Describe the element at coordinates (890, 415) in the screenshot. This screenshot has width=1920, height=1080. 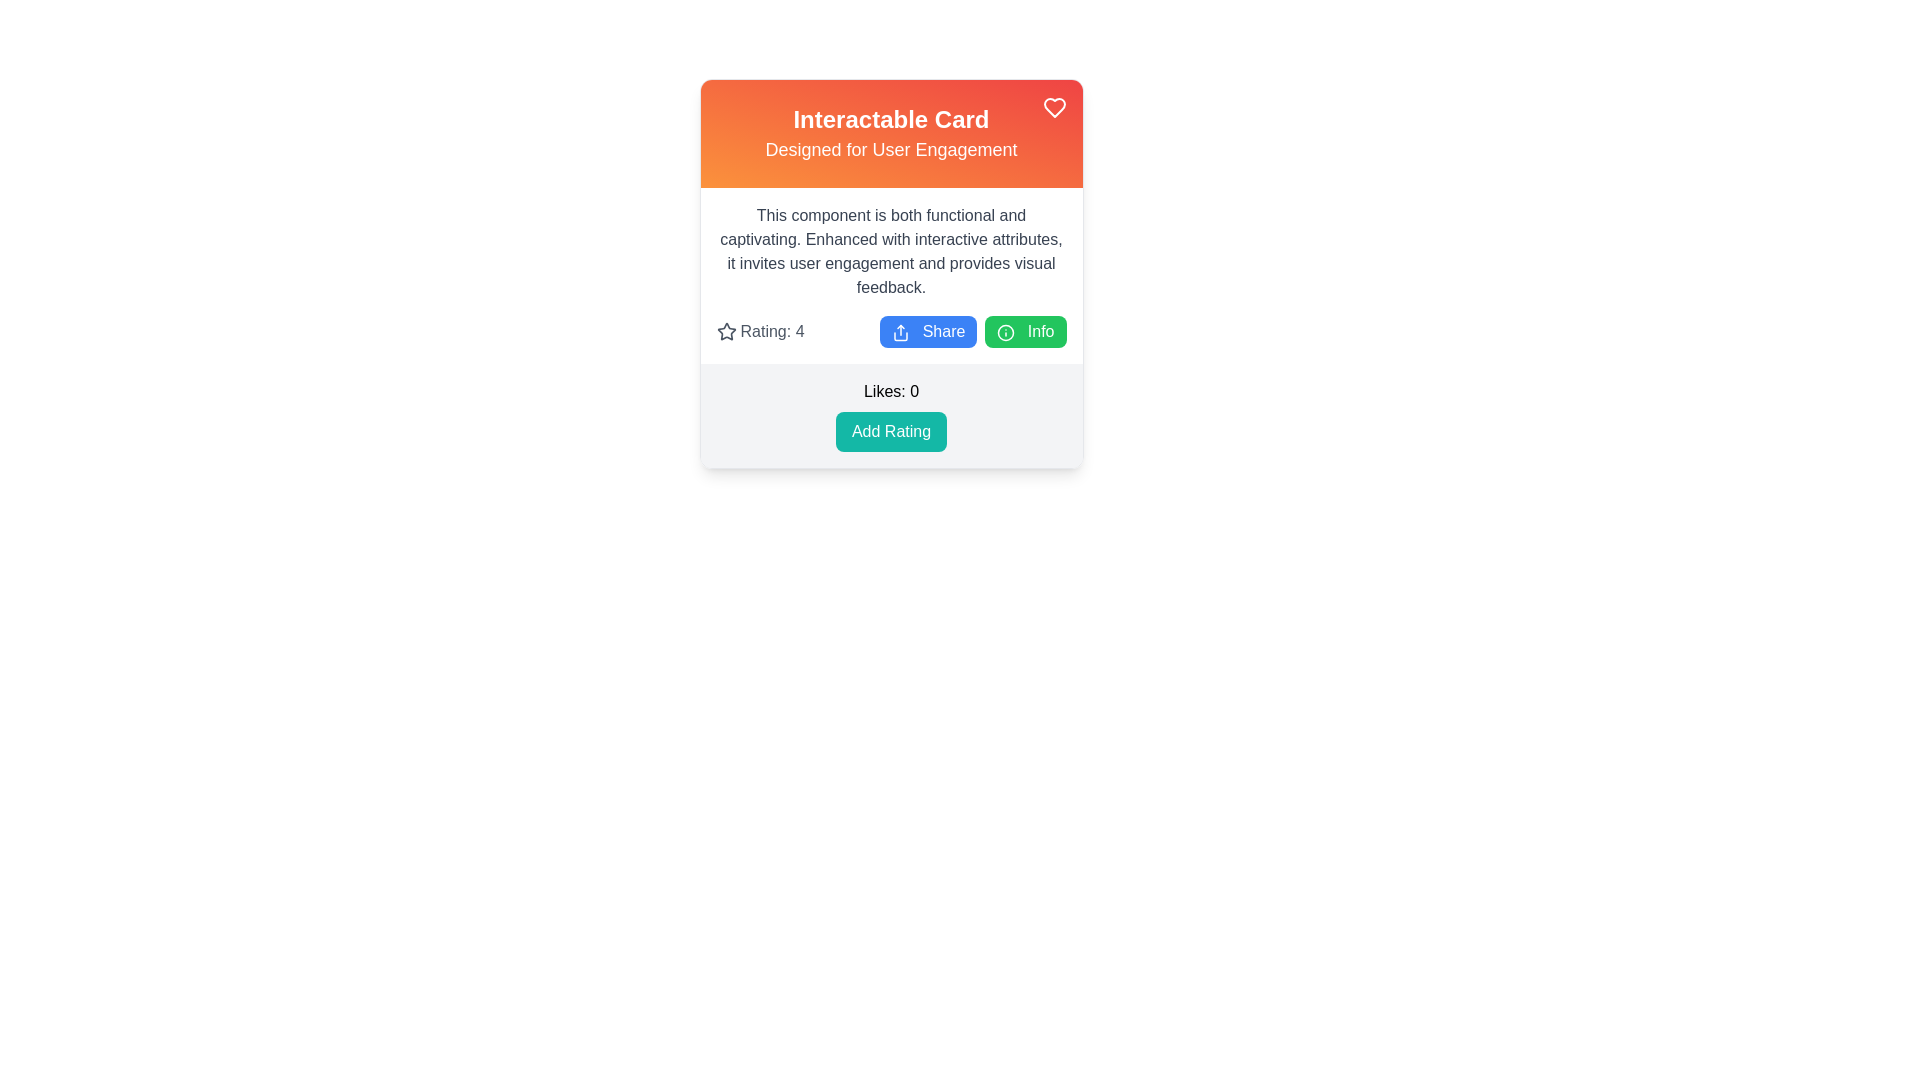
I see `the interactive button that allows users to add a rating, located at the bottom section of the 'Interactable Card', beneath the 'Rating: 4 Share Info' section` at that location.